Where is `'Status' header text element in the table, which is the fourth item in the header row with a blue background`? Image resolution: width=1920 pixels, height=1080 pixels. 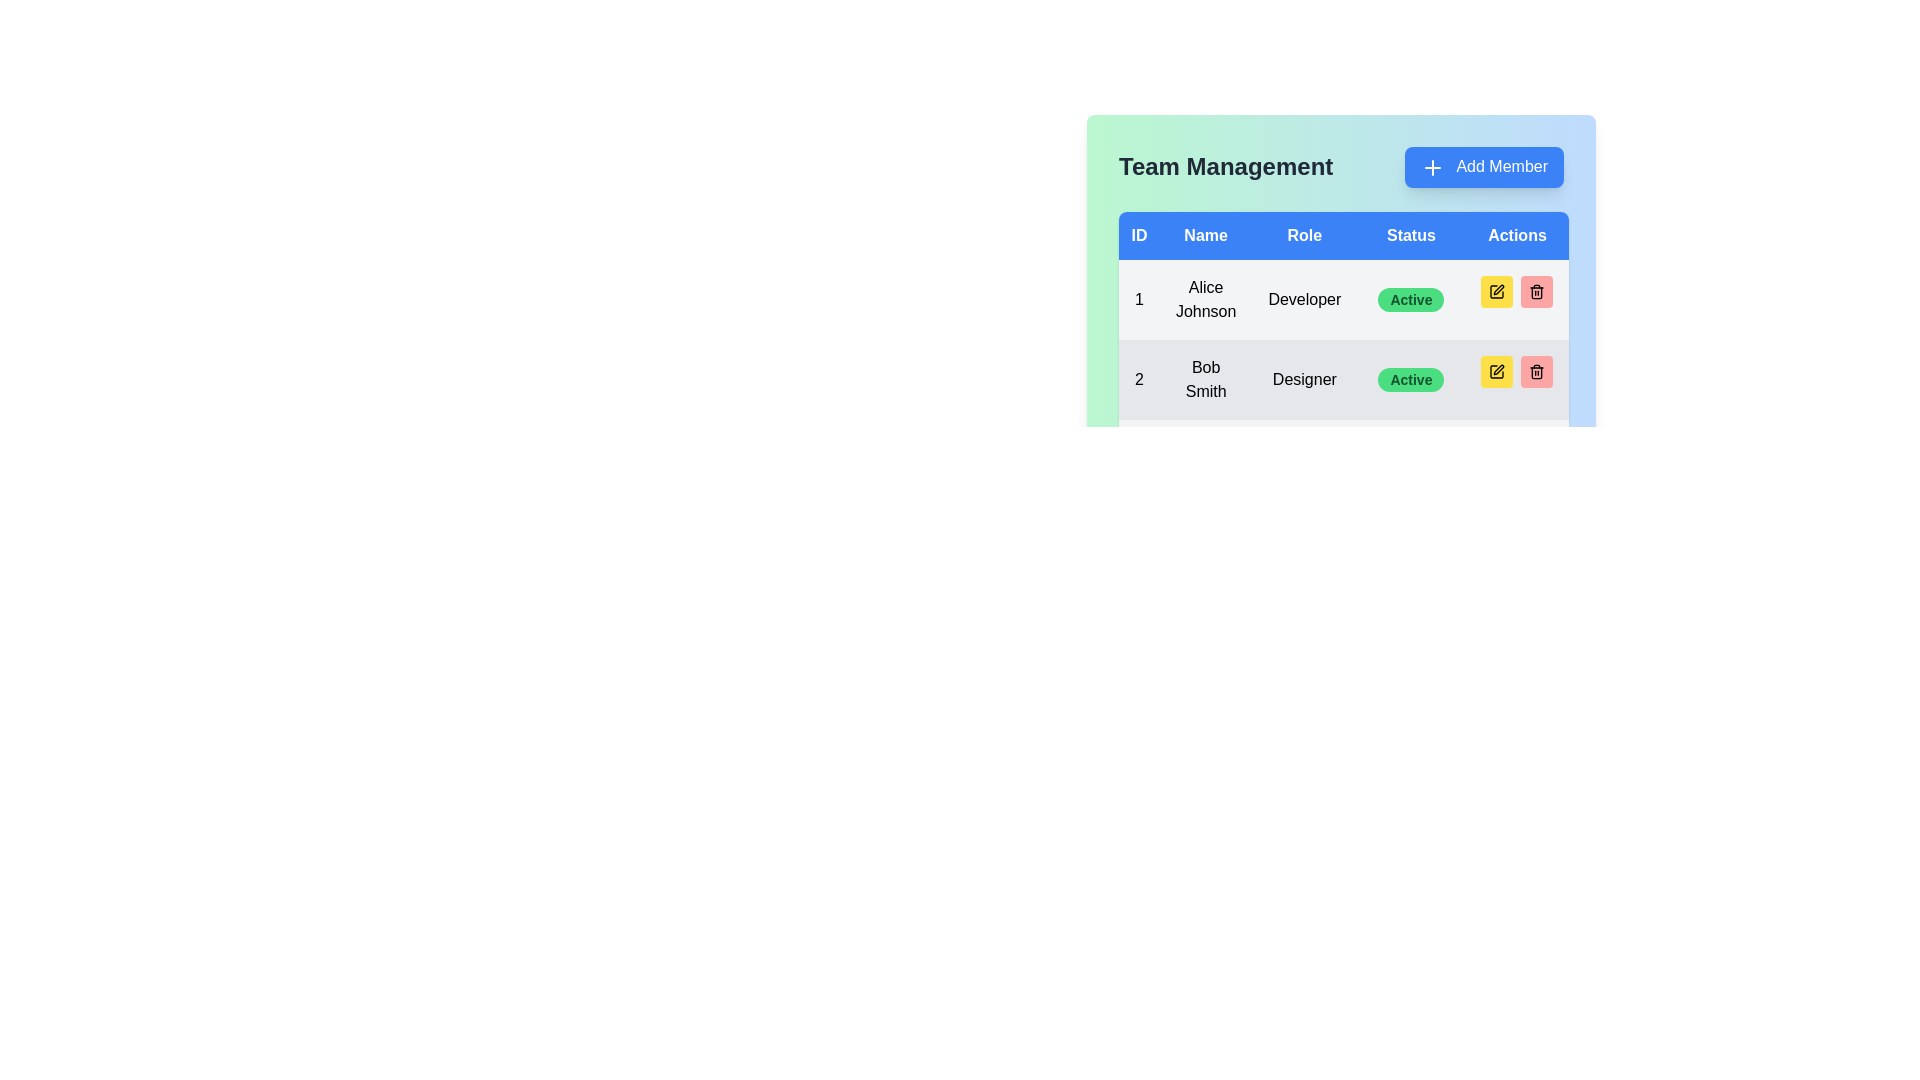 'Status' header text element in the table, which is the fourth item in the header row with a blue background is located at coordinates (1410, 234).